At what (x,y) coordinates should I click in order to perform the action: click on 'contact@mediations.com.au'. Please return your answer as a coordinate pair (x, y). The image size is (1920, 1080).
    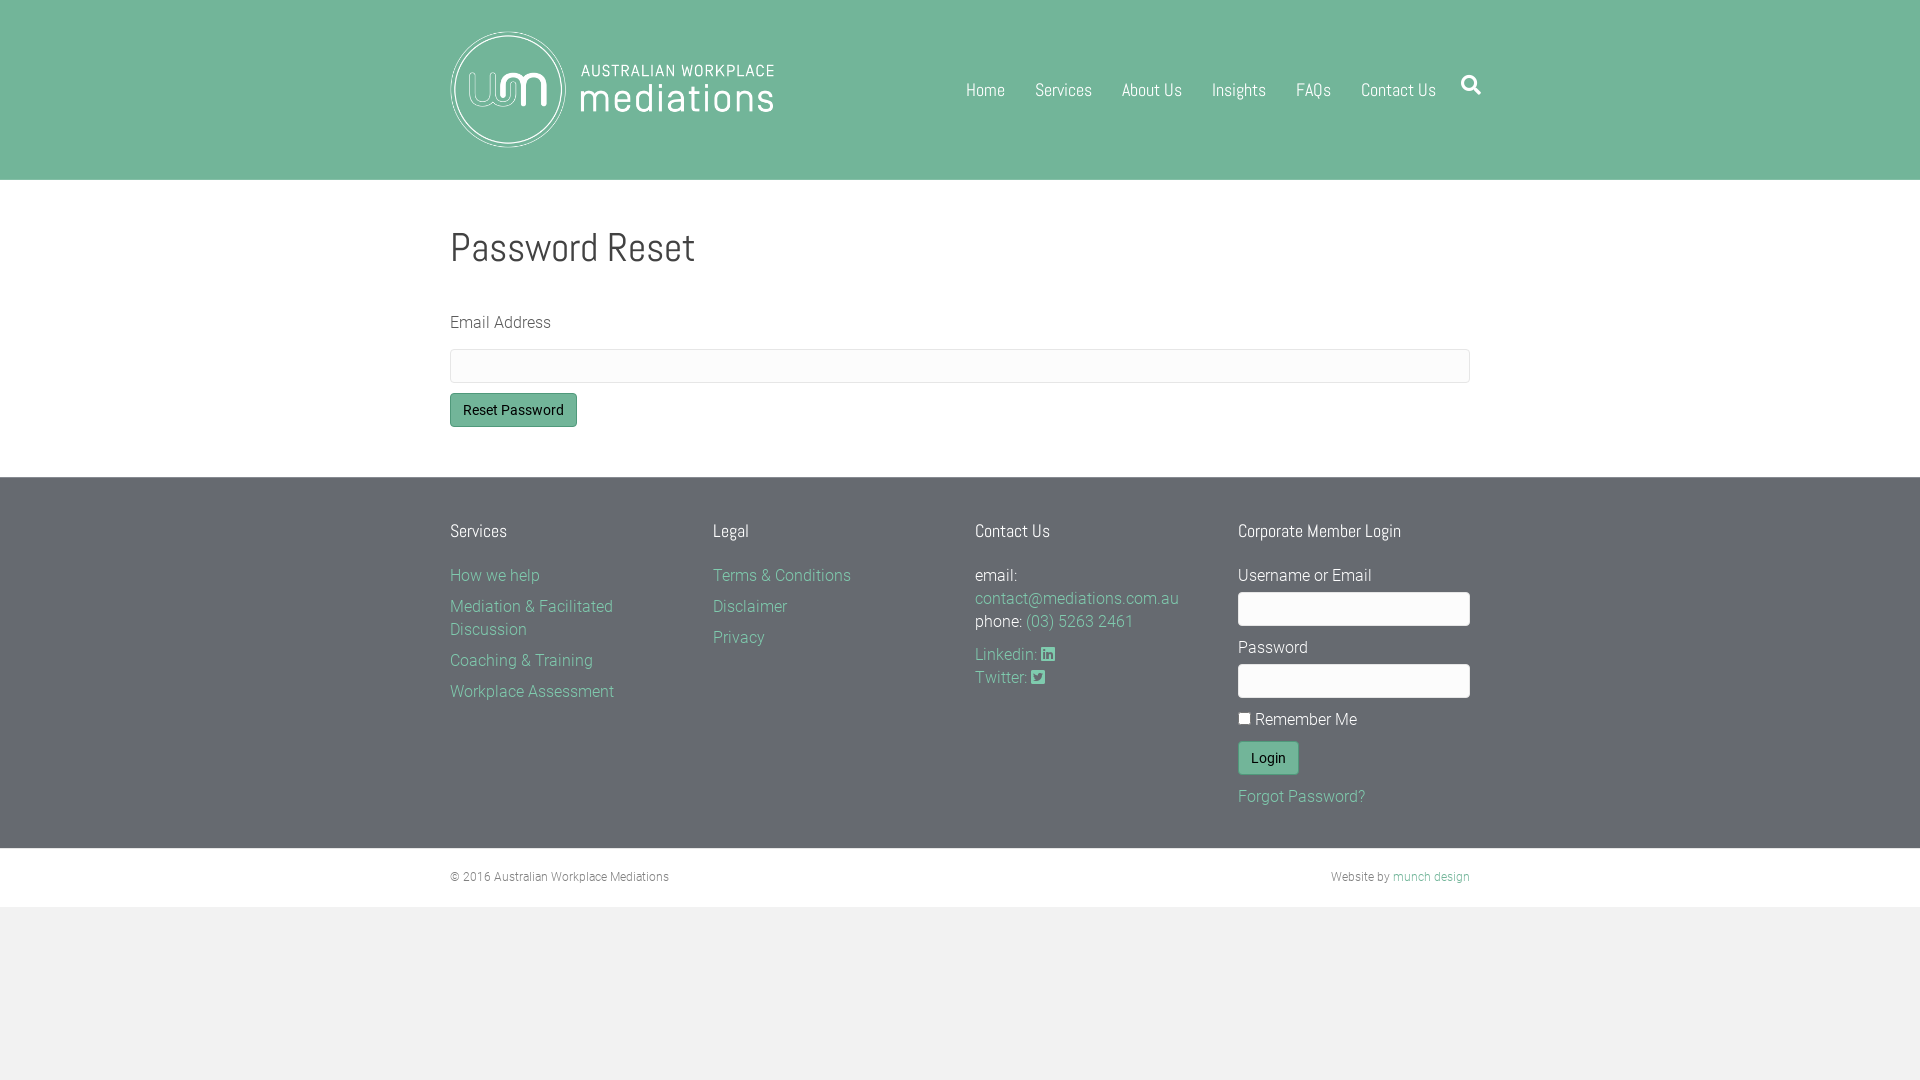
    Looking at the image, I should click on (1075, 597).